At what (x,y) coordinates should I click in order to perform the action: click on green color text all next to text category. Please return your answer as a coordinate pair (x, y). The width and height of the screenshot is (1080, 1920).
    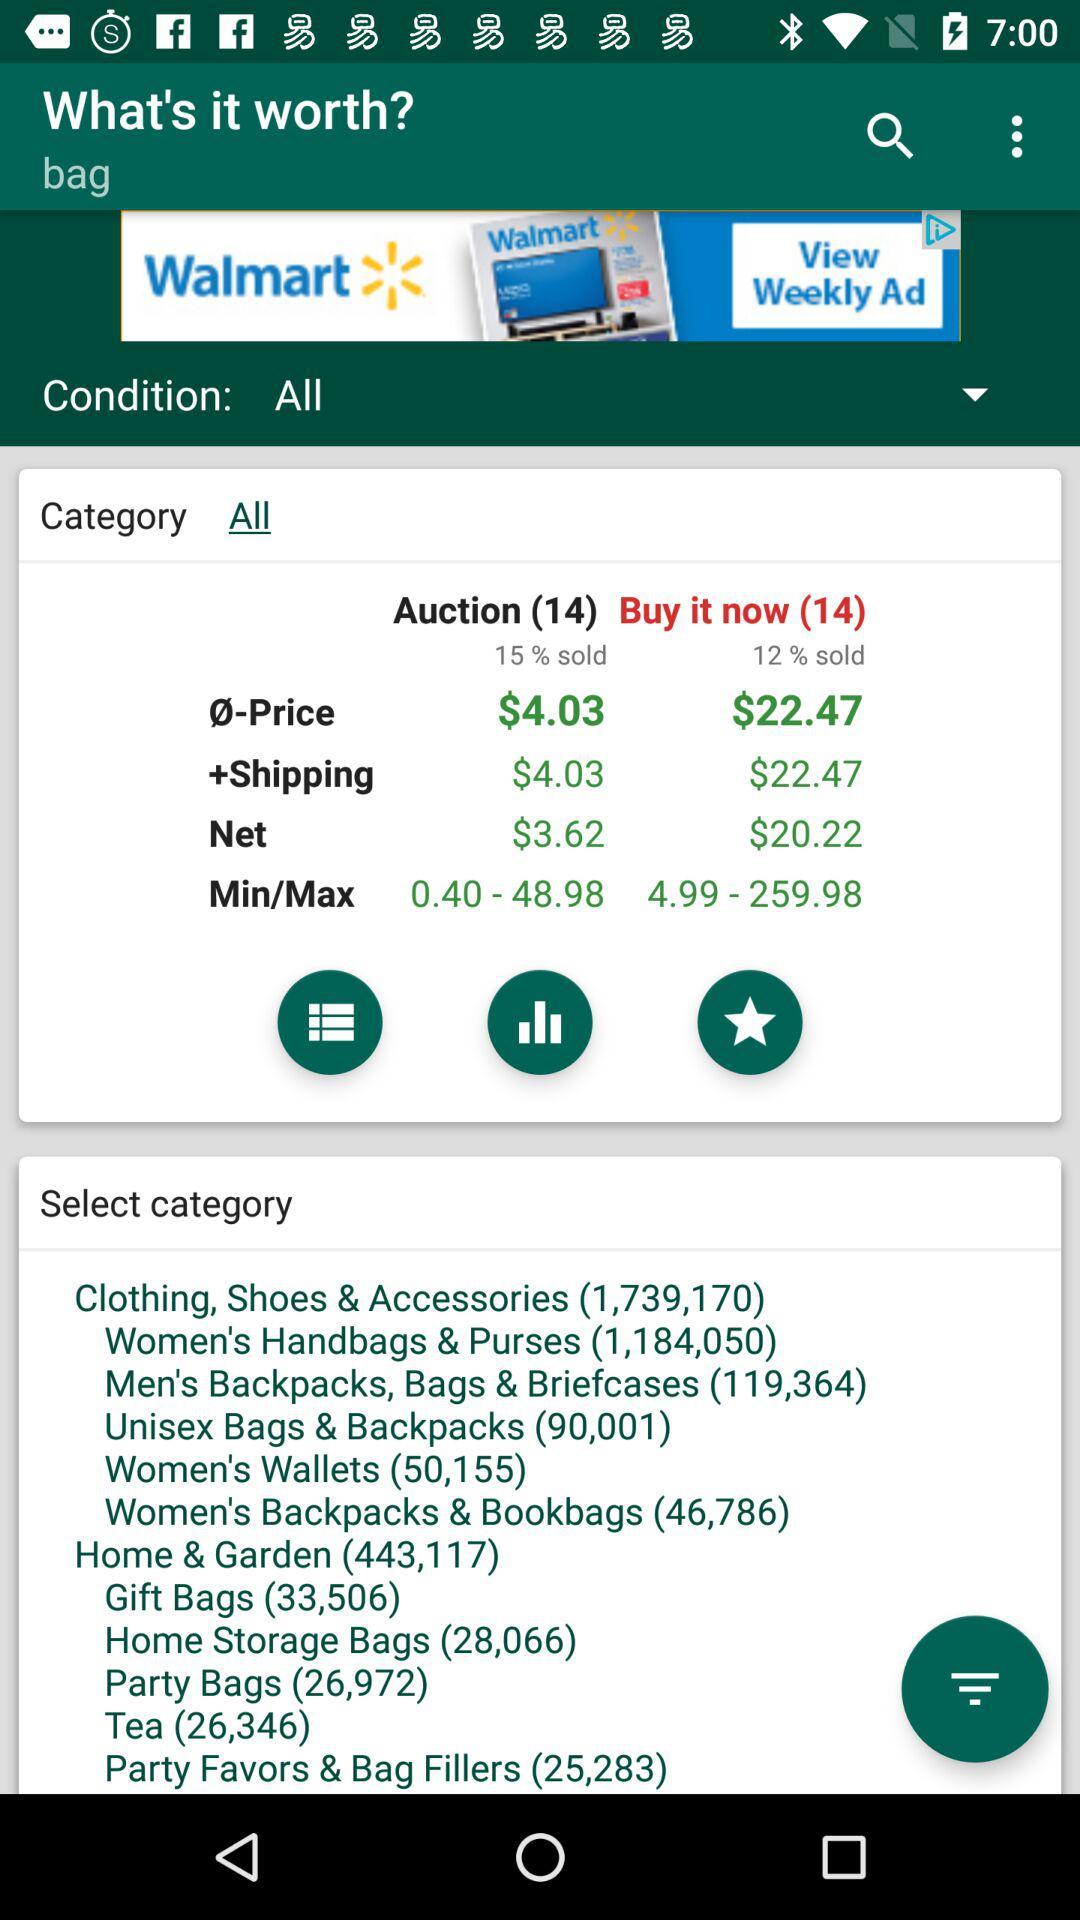
    Looking at the image, I should click on (249, 514).